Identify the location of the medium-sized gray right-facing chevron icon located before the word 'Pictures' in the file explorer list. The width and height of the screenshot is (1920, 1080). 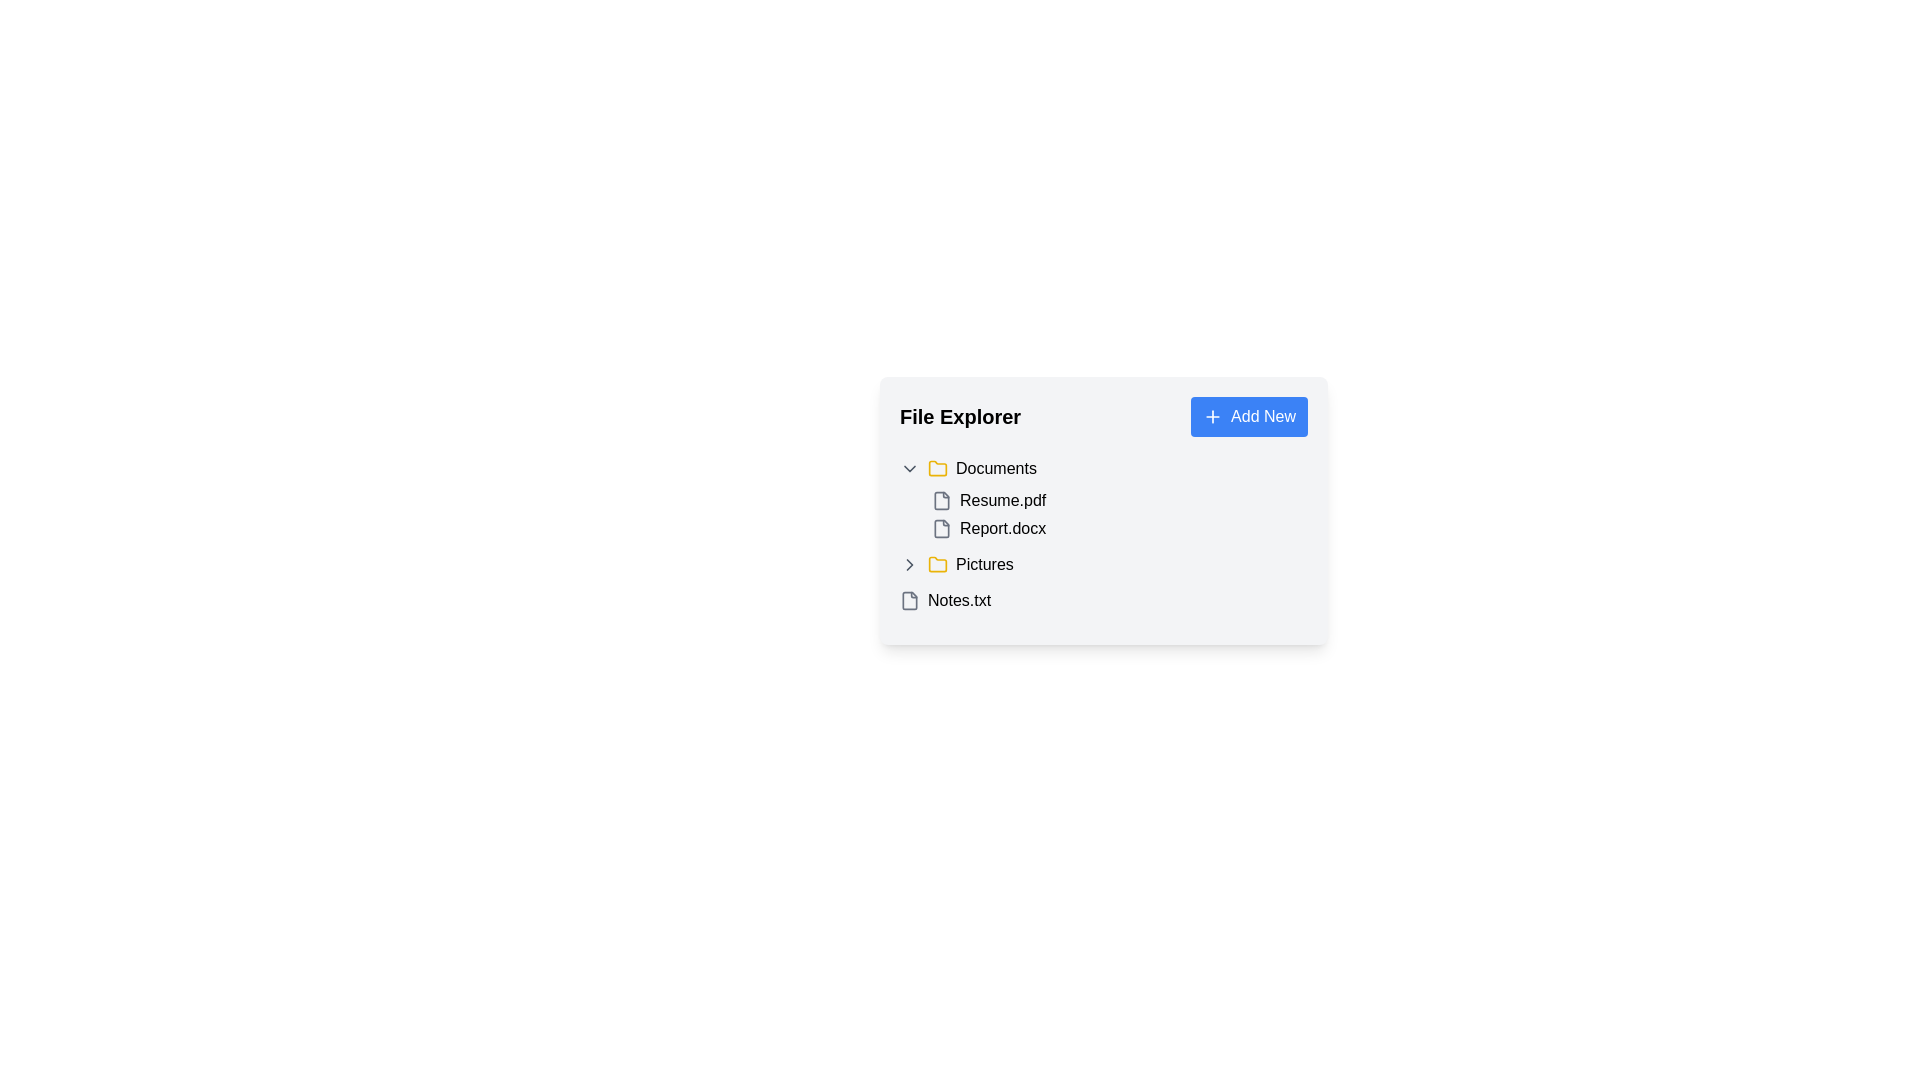
(909, 564).